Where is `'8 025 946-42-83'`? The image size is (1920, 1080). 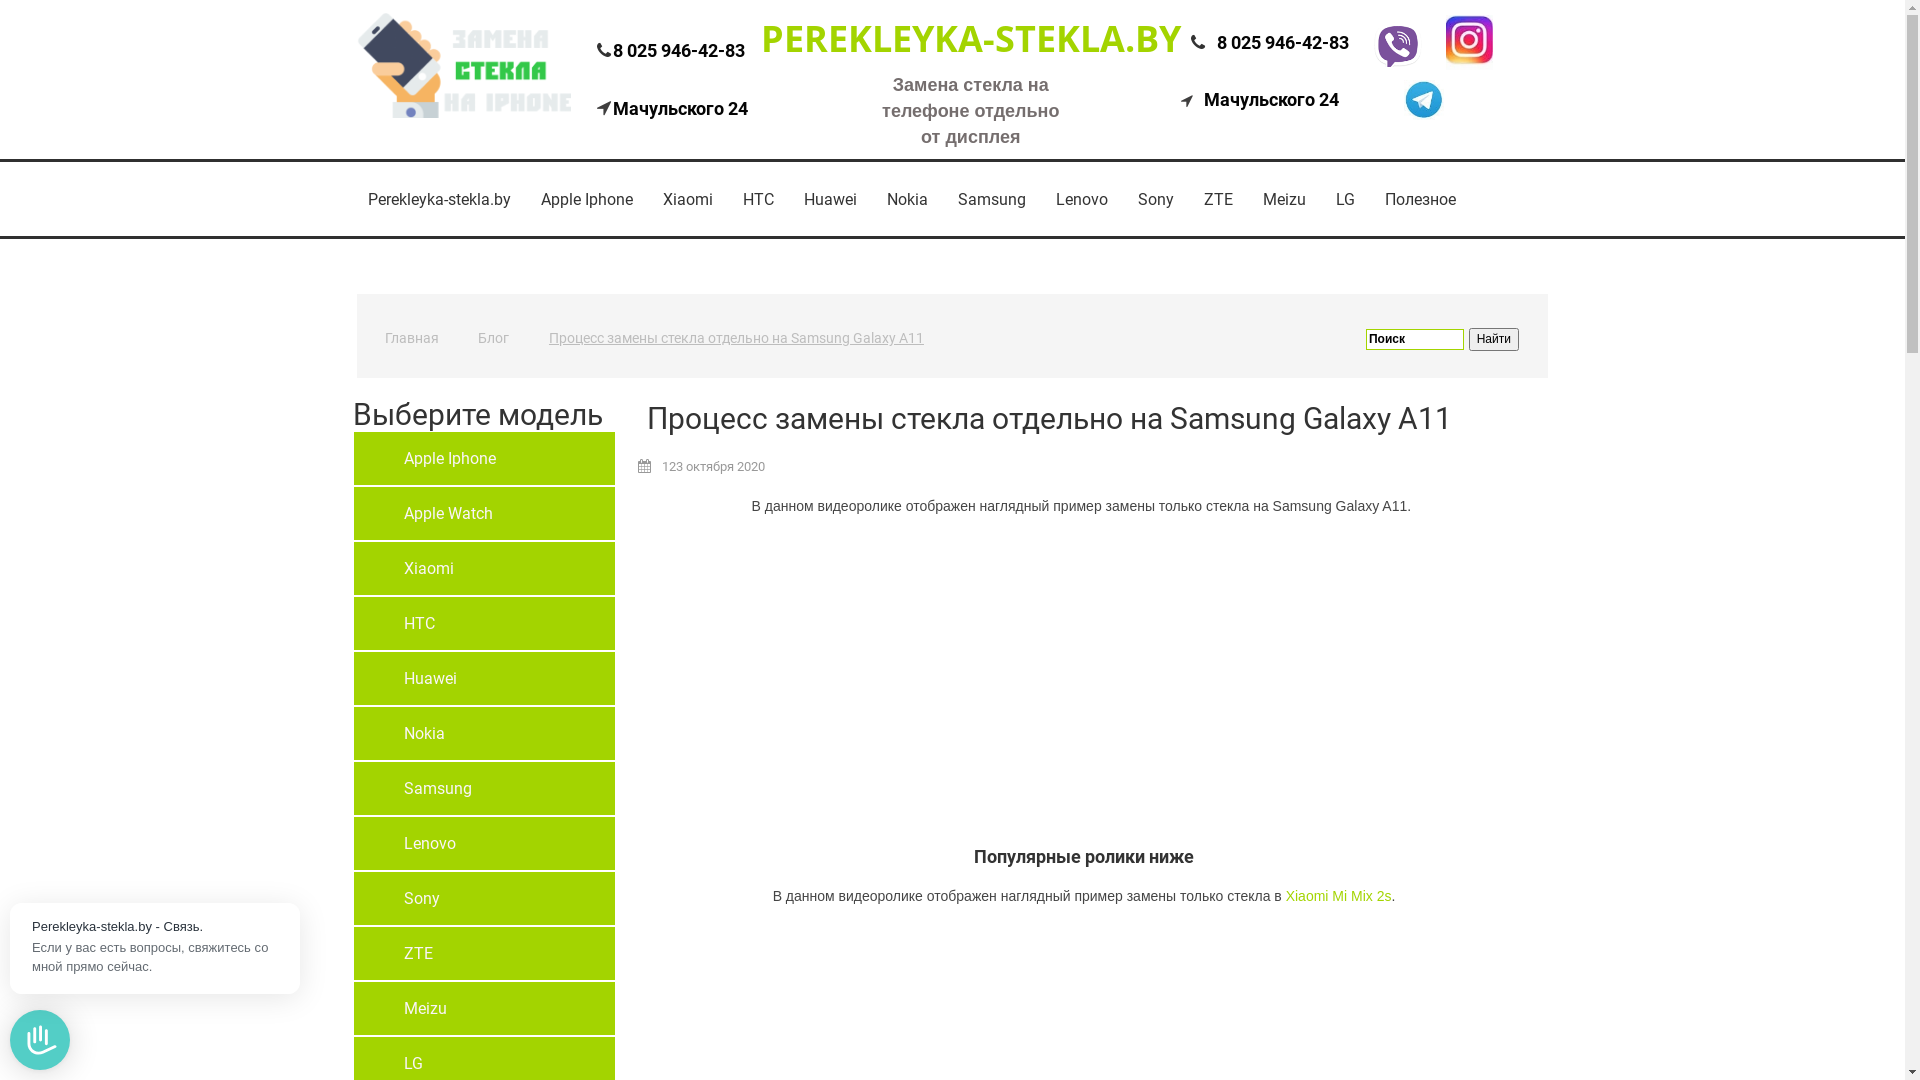
'8 025 946-42-83' is located at coordinates (677, 49).